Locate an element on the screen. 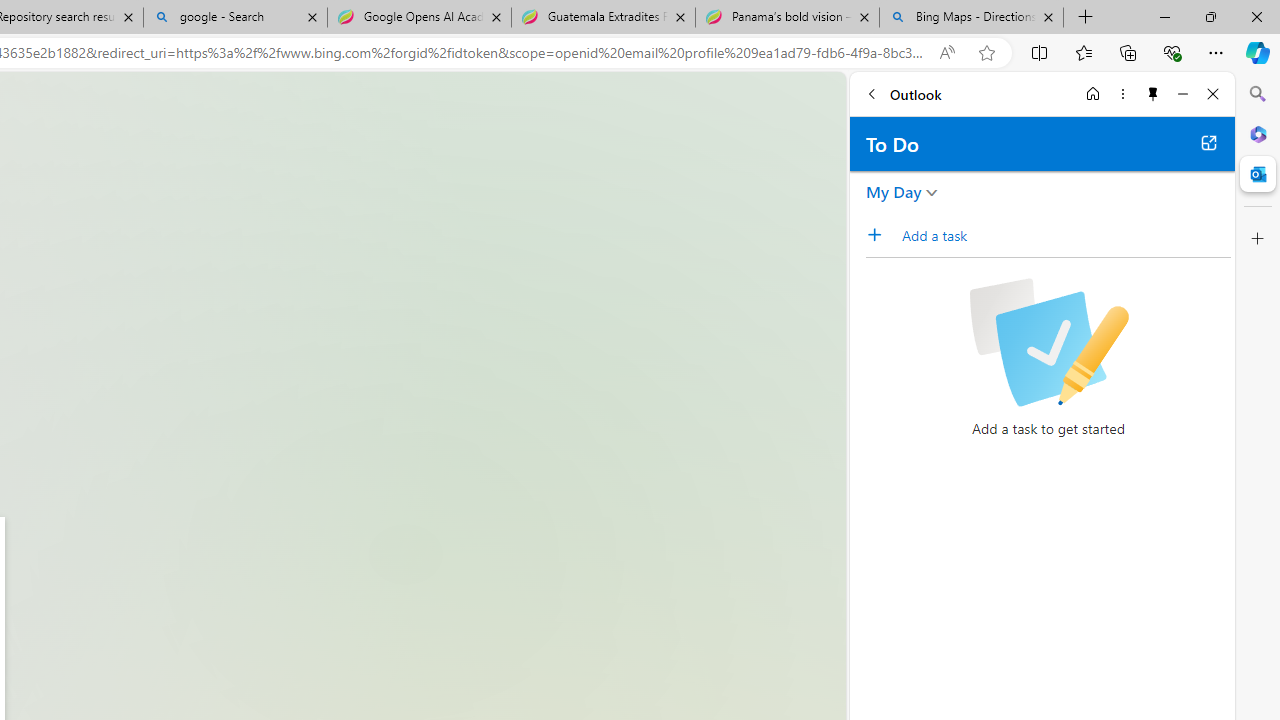 This screenshot has height=720, width=1280. 'Open in new tab' is located at coordinates (1207, 141).